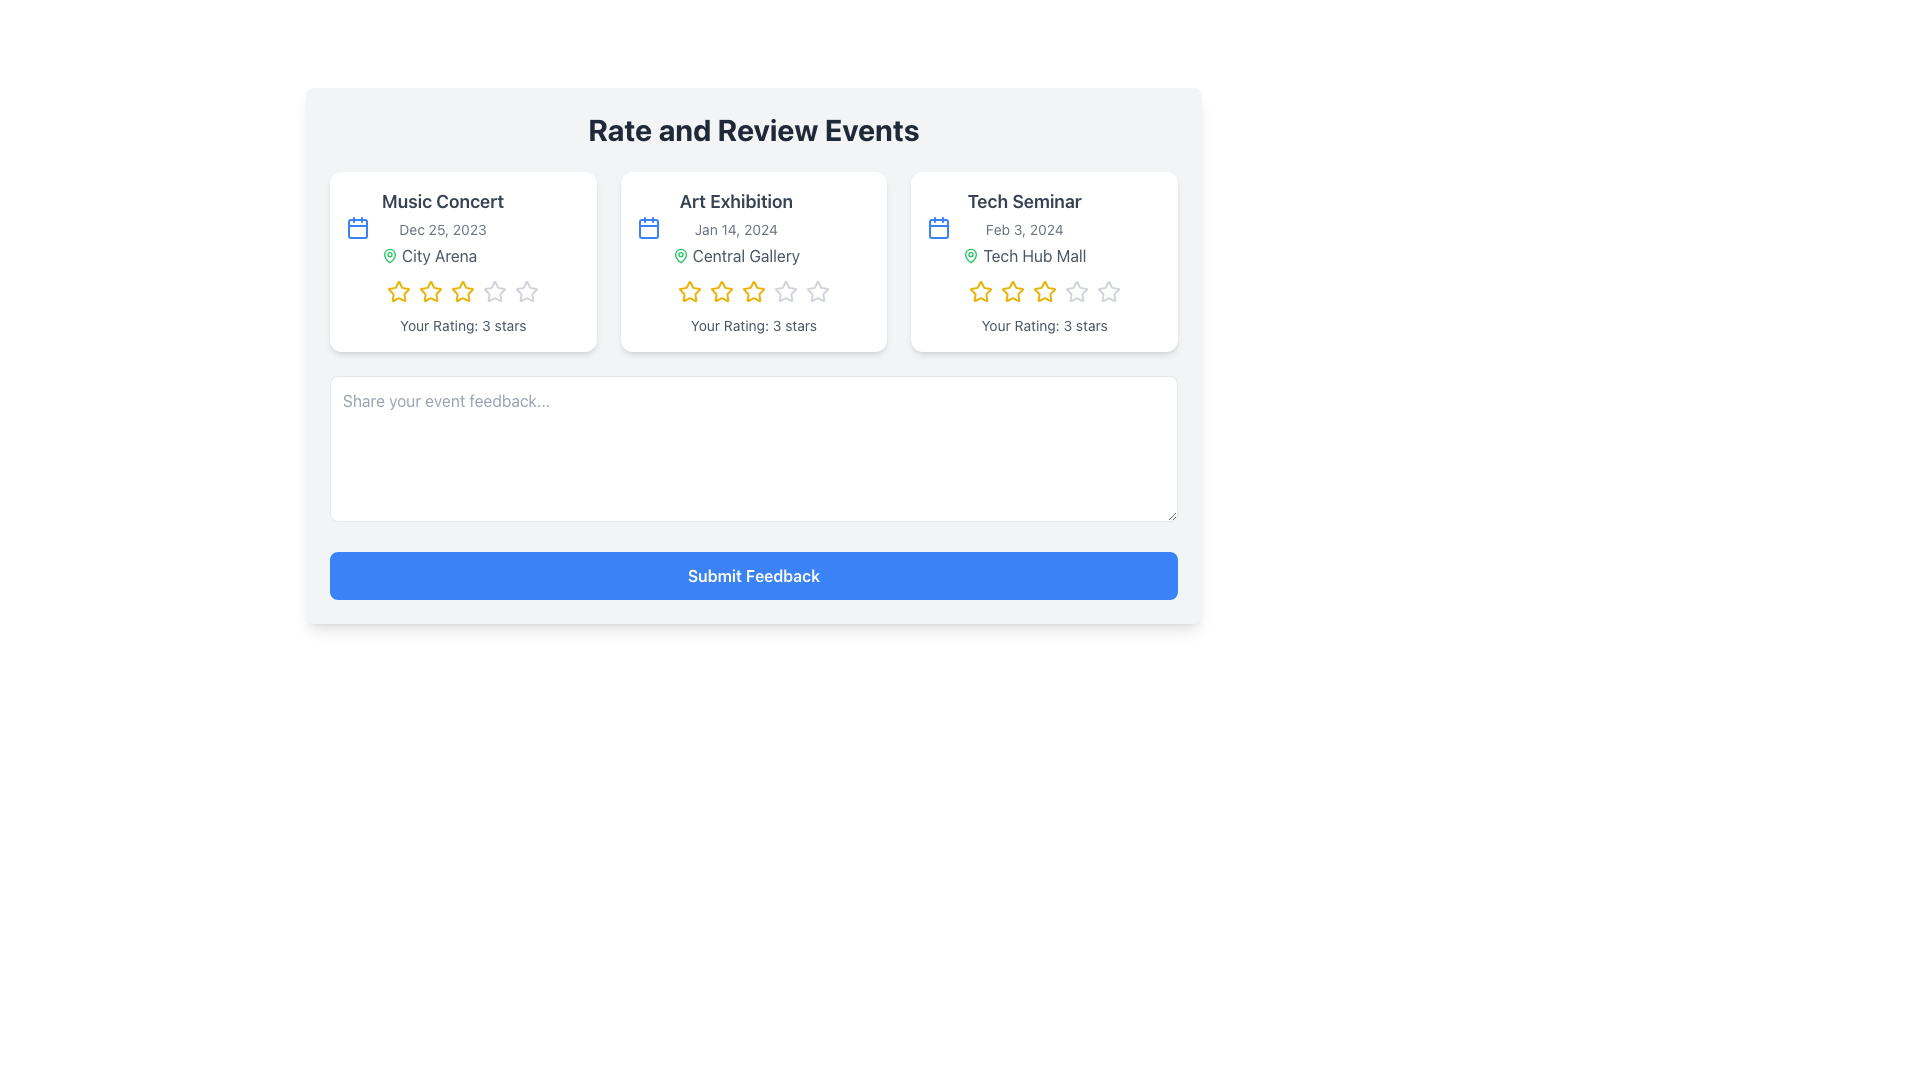  Describe the element at coordinates (1043, 226) in the screenshot. I see `details from the 'Tech Seminar' informative card, which displays the event name, date, and location, positioned as the third card in a row of three event cards` at that location.